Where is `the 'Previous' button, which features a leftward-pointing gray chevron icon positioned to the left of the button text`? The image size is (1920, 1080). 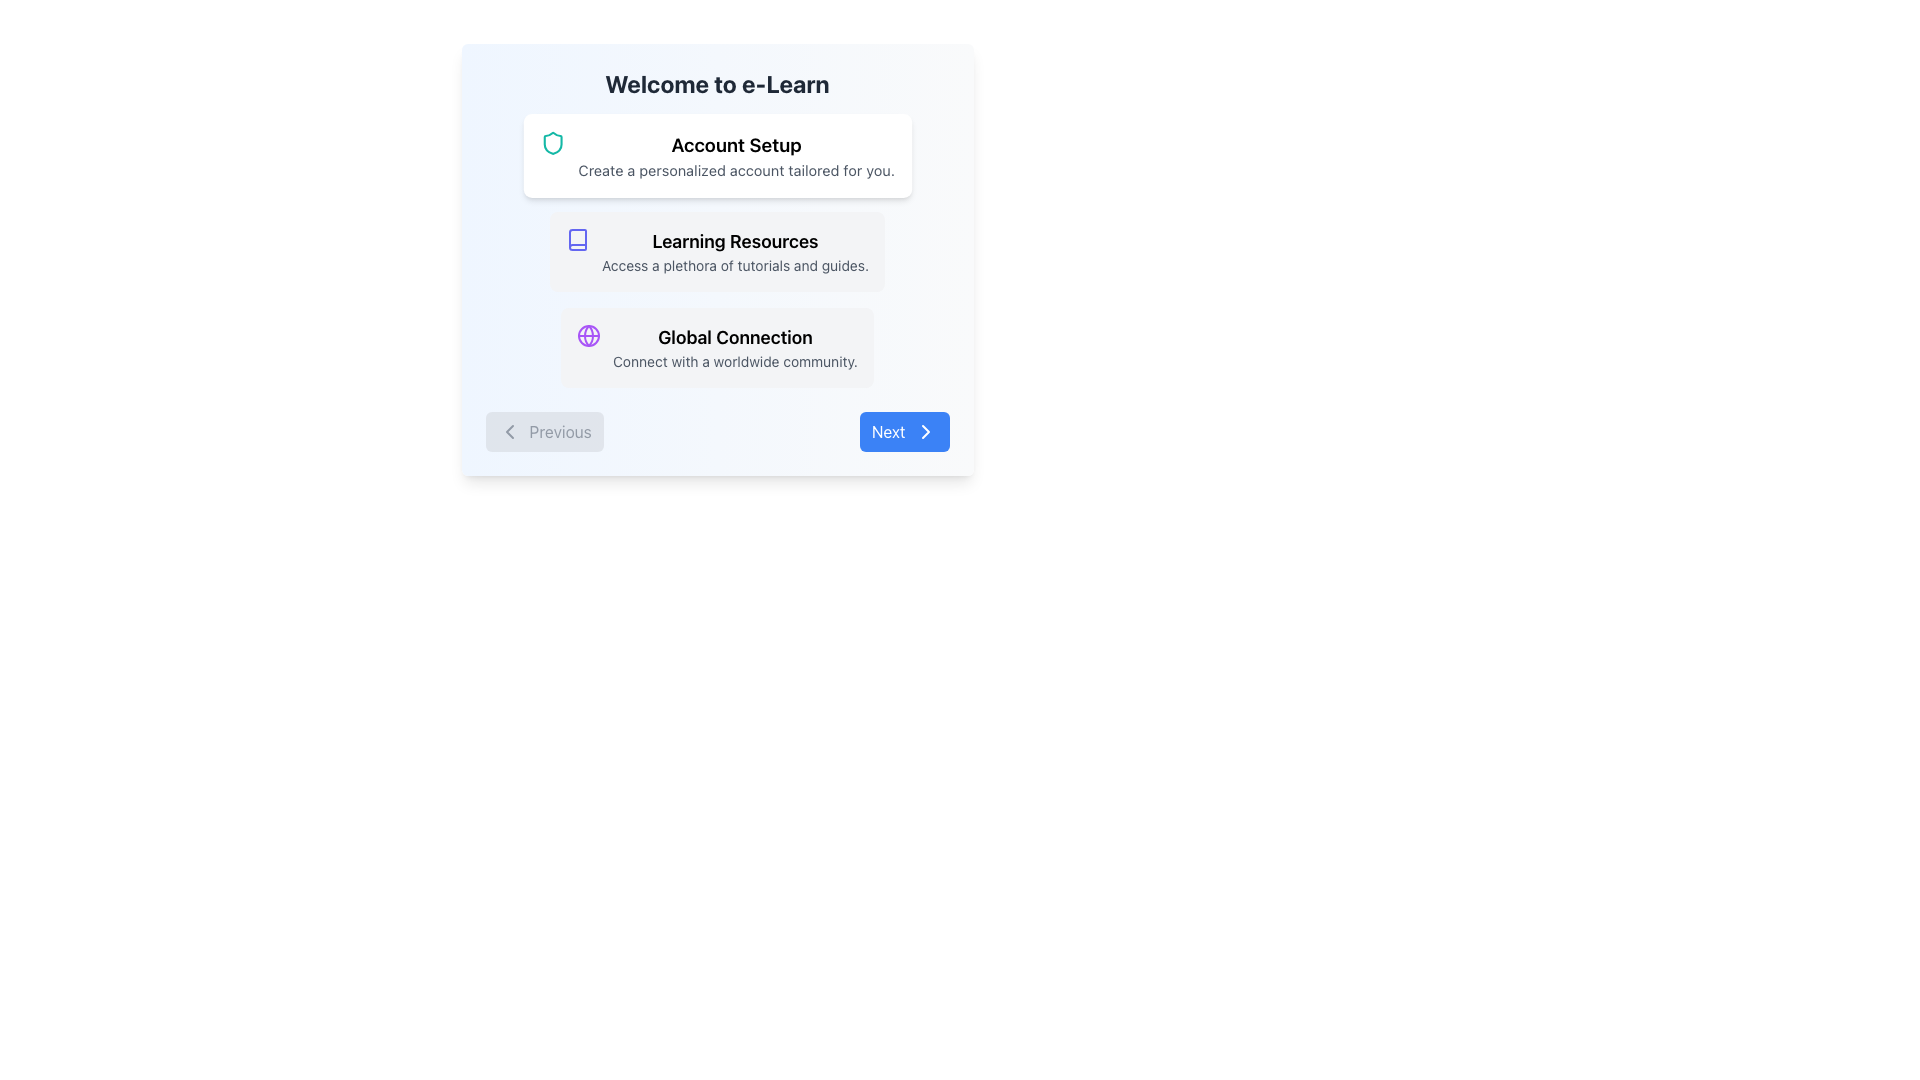
the 'Previous' button, which features a leftward-pointing gray chevron icon positioned to the left of the button text is located at coordinates (509, 431).